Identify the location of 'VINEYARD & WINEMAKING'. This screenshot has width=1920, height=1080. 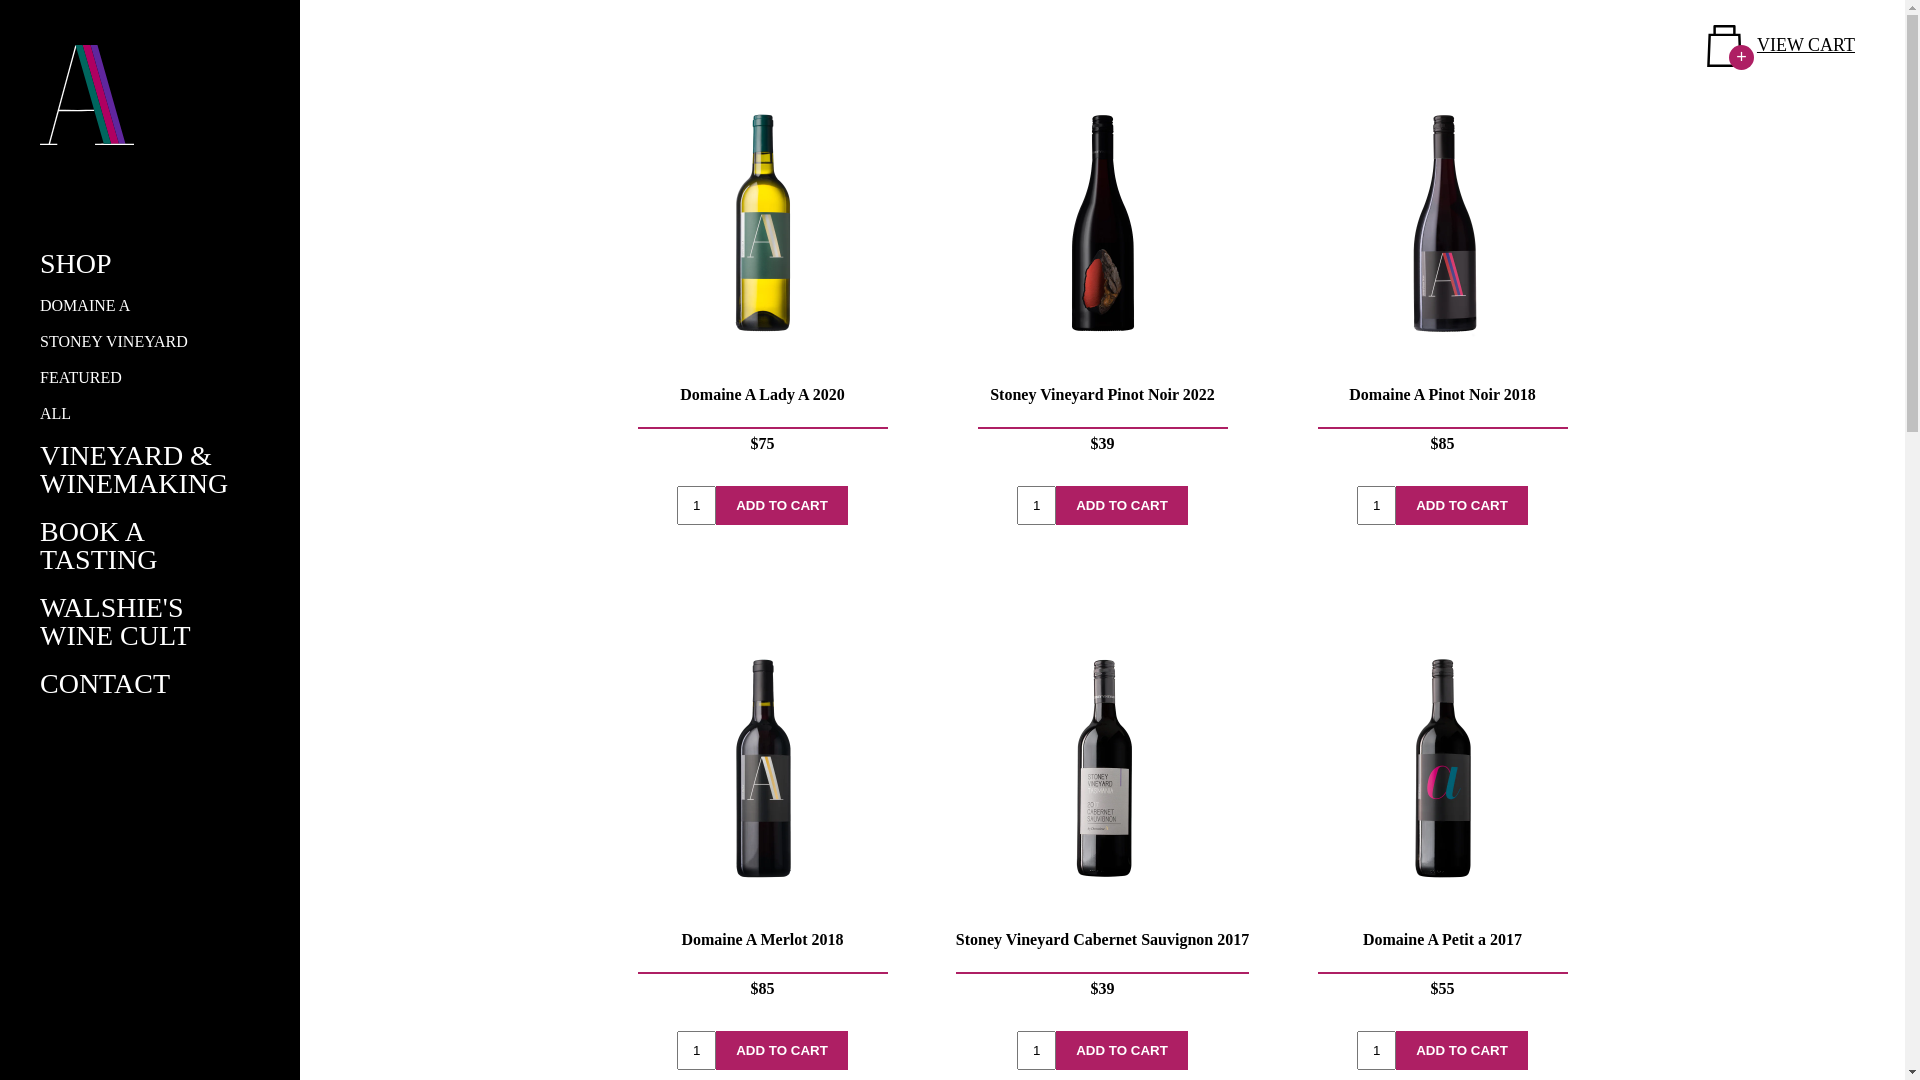
(133, 469).